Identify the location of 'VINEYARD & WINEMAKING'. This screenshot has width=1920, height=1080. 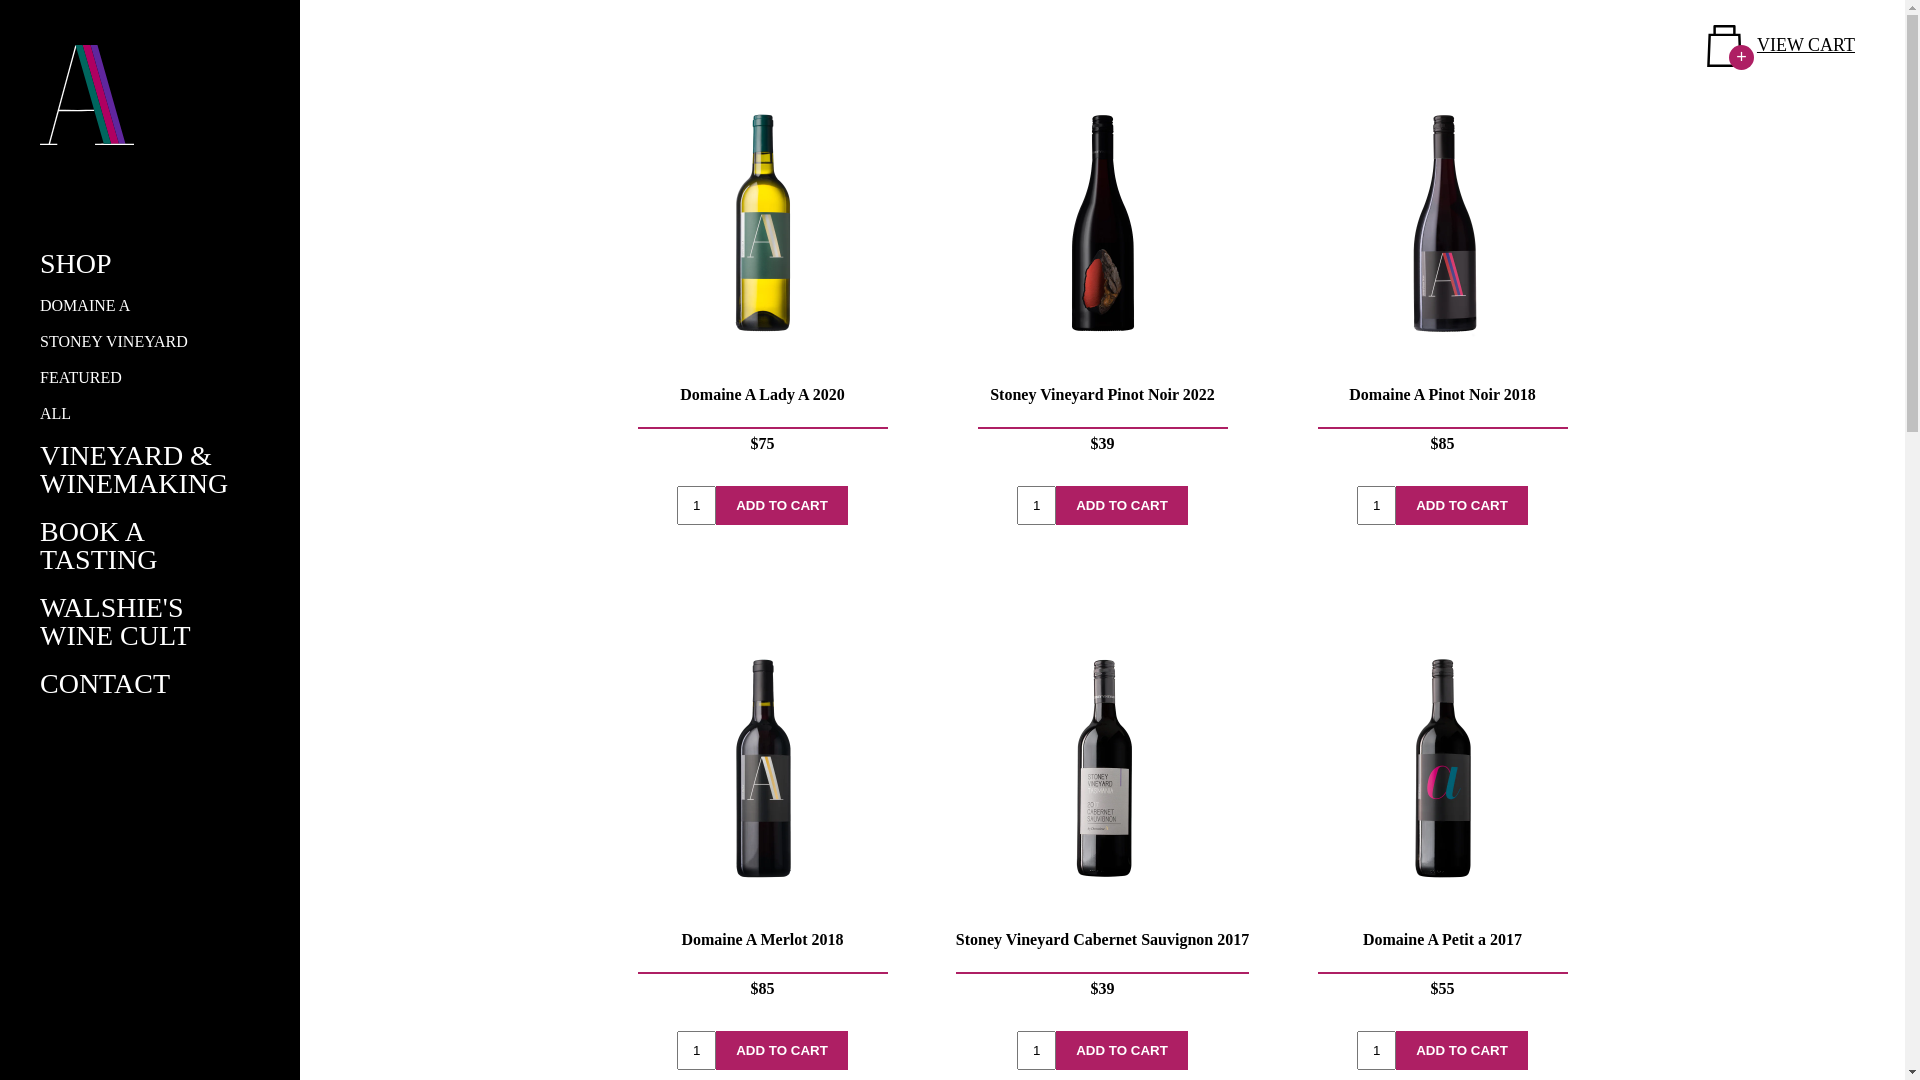
(133, 469).